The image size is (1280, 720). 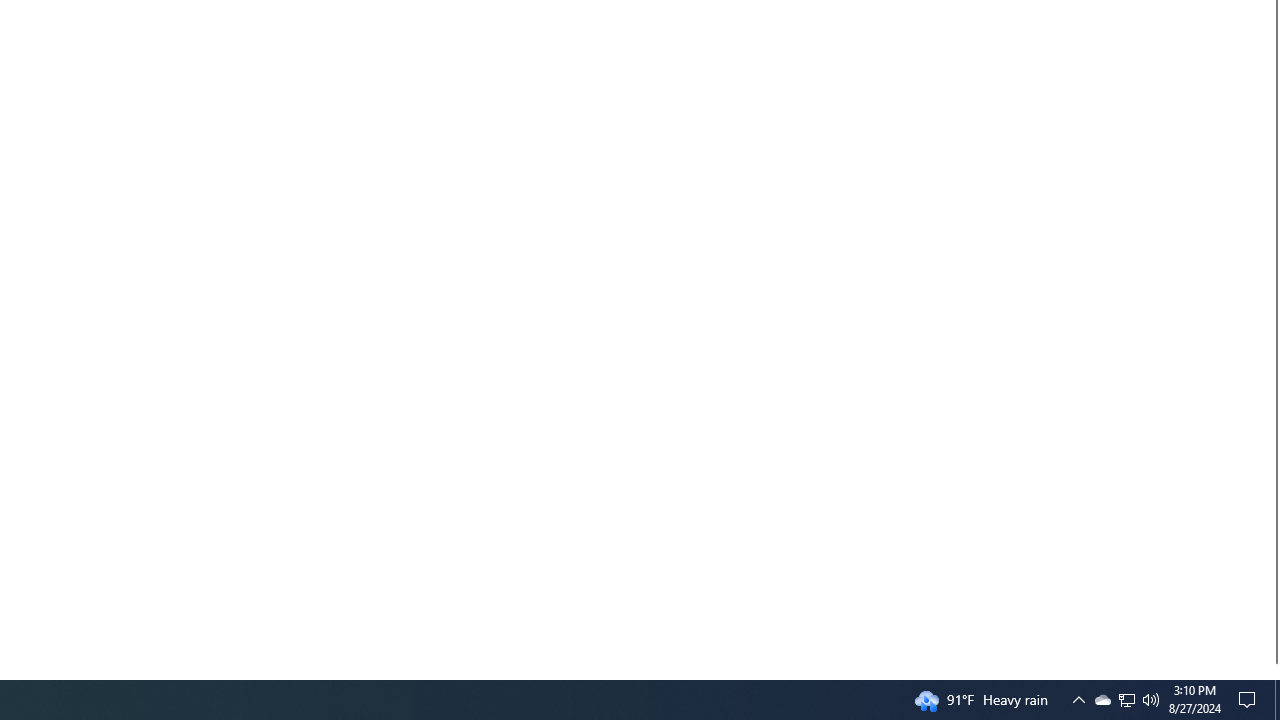 I want to click on 'Vertical Small Increase', so click(x=1271, y=671).